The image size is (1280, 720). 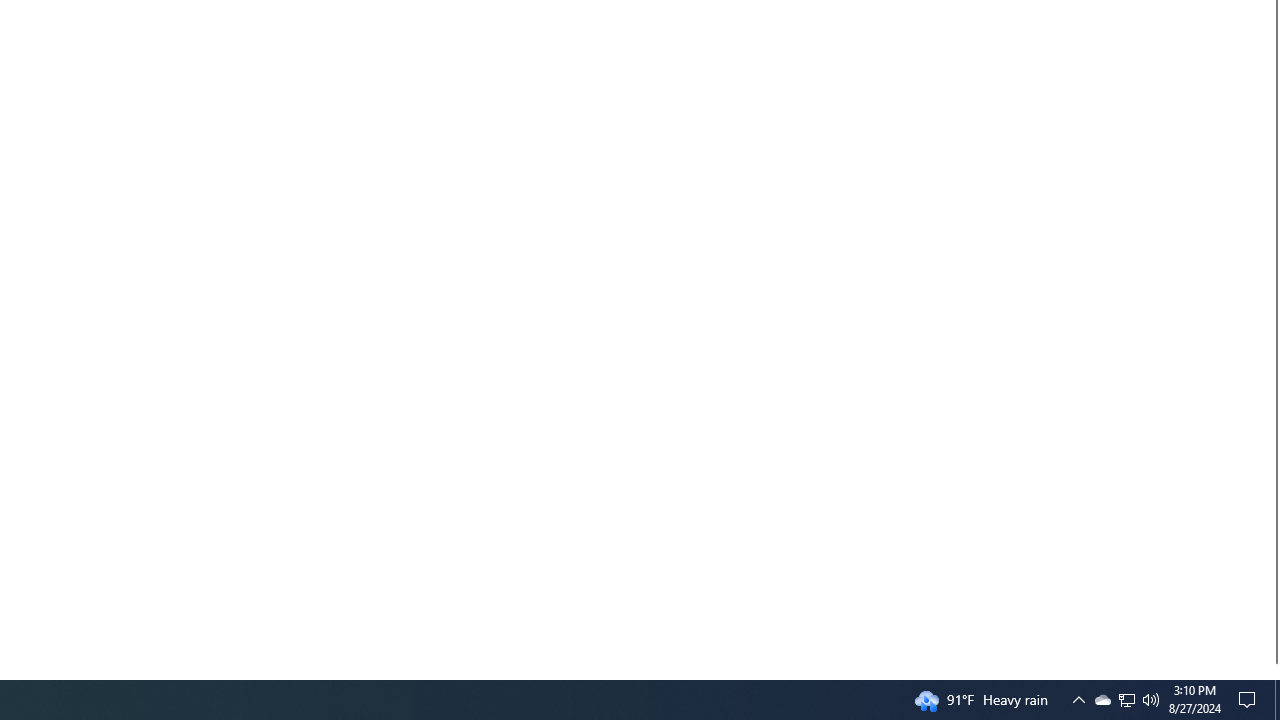 I want to click on 'Vertical Small Increase', so click(x=1271, y=671).